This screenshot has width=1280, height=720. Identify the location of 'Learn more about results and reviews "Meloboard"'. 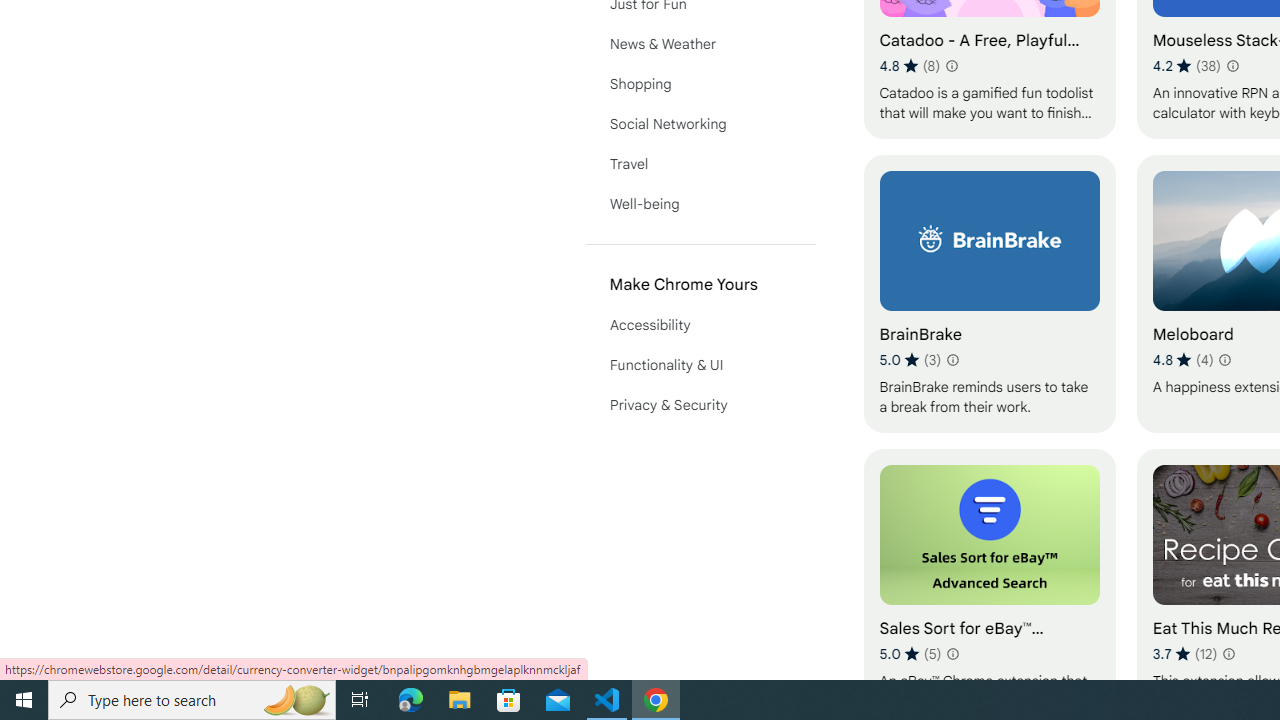
(1223, 360).